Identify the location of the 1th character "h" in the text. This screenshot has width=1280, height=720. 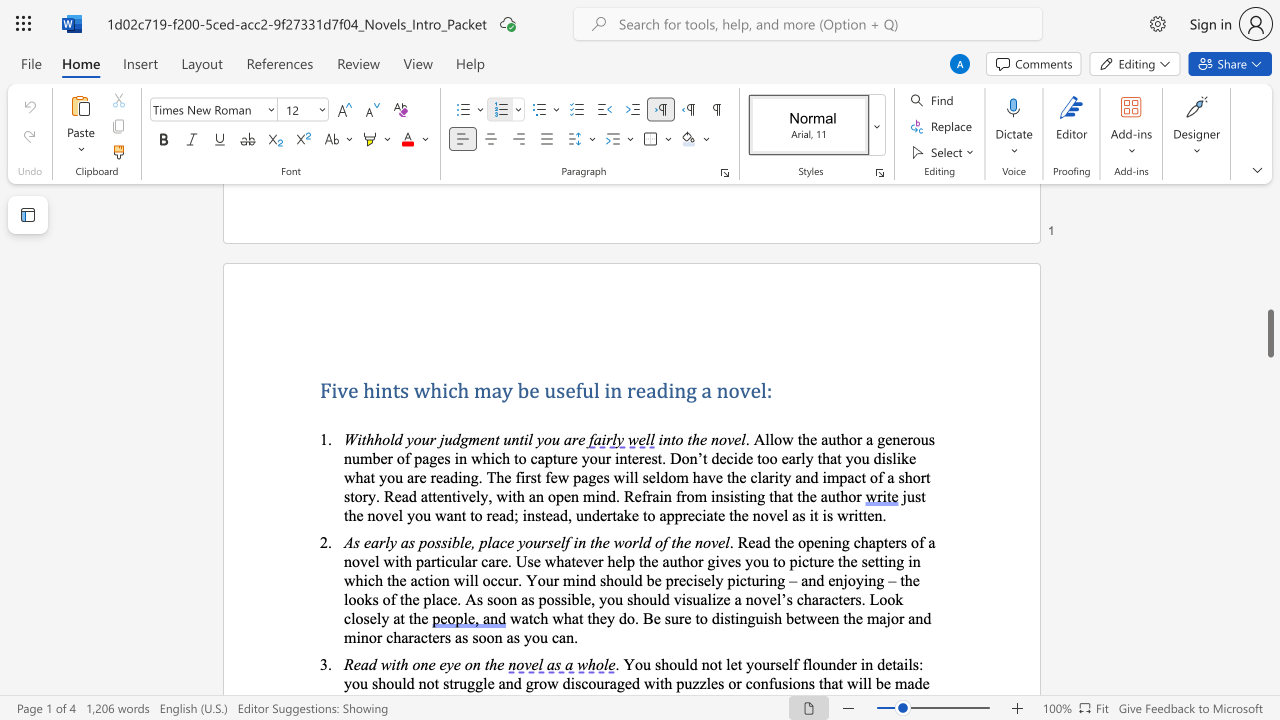
(597, 542).